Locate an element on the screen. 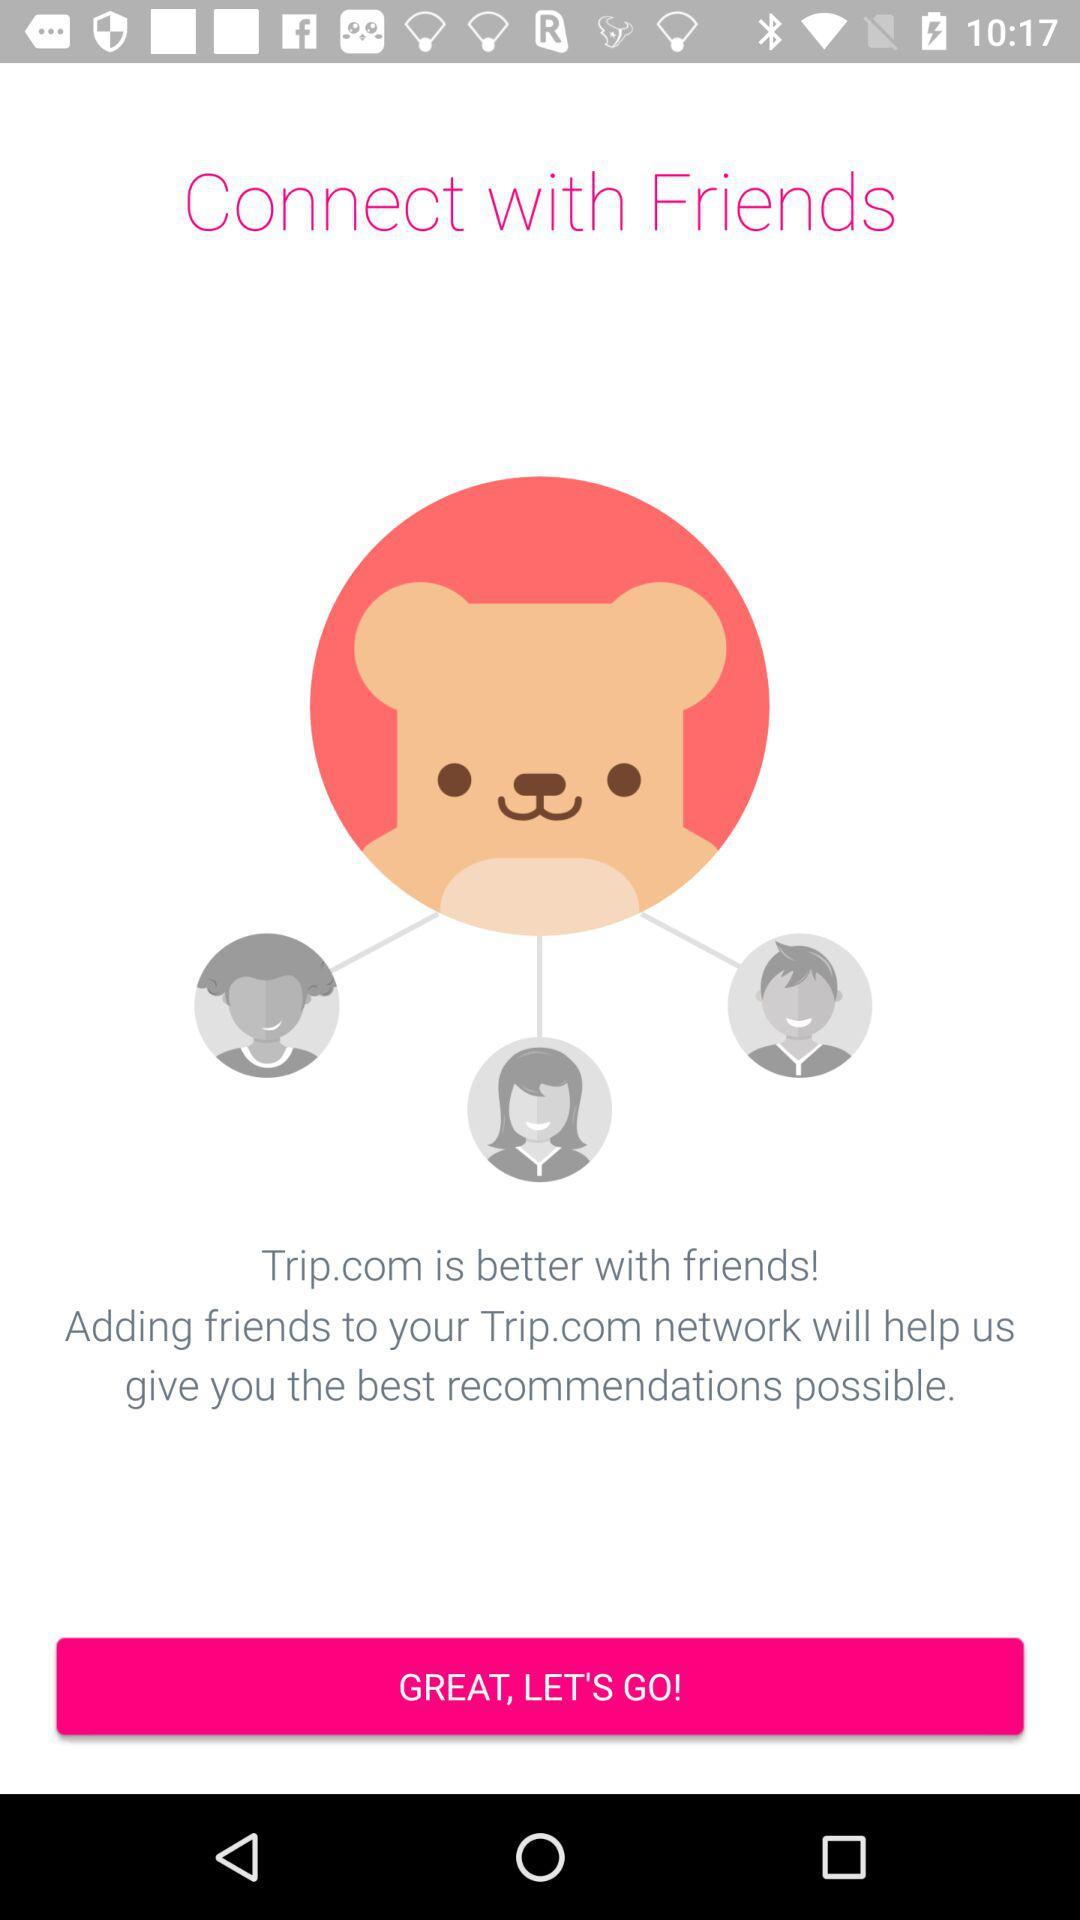 This screenshot has height=1920, width=1080. icon below trip com is item is located at coordinates (540, 1688).